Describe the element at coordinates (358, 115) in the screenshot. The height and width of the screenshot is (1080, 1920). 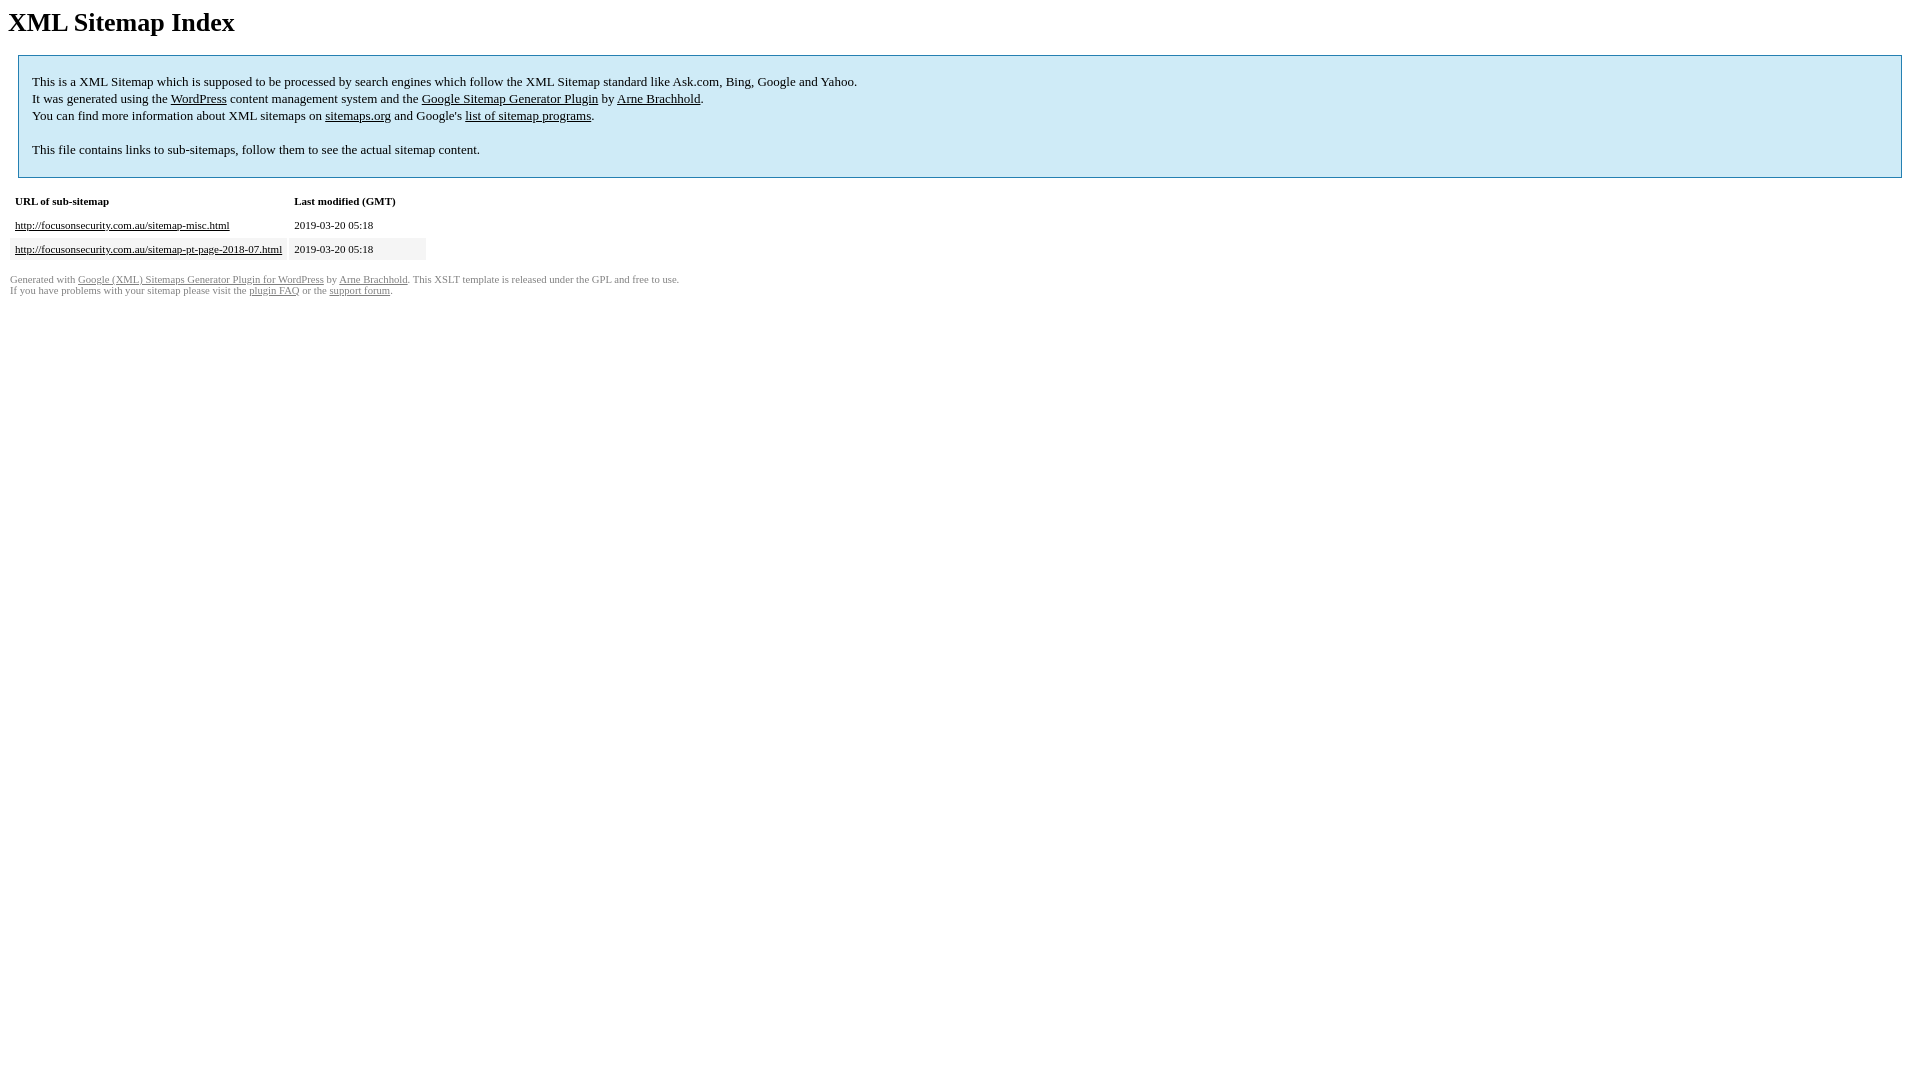
I see `'sitemaps.org'` at that location.